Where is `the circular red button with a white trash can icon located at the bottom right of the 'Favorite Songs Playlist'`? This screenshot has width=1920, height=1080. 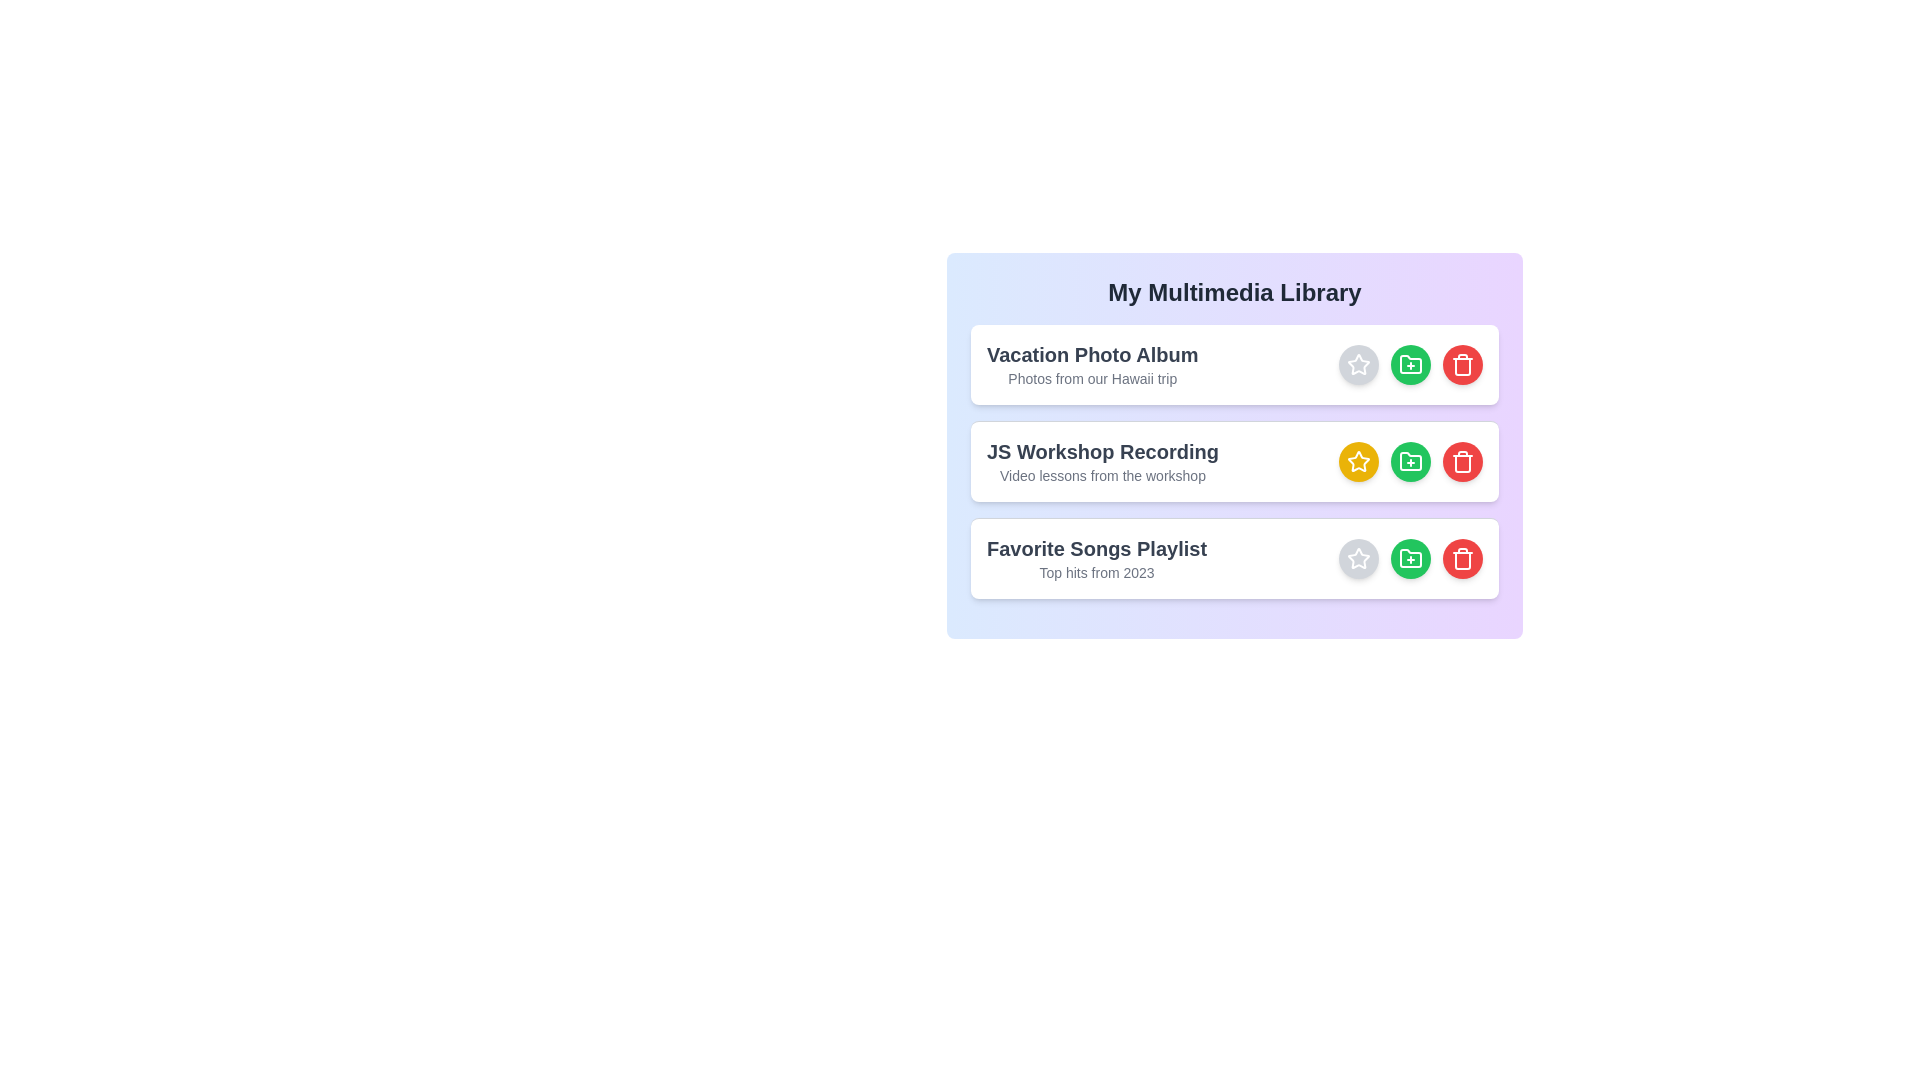 the circular red button with a white trash can icon located at the bottom right of the 'Favorite Songs Playlist' is located at coordinates (1463, 559).